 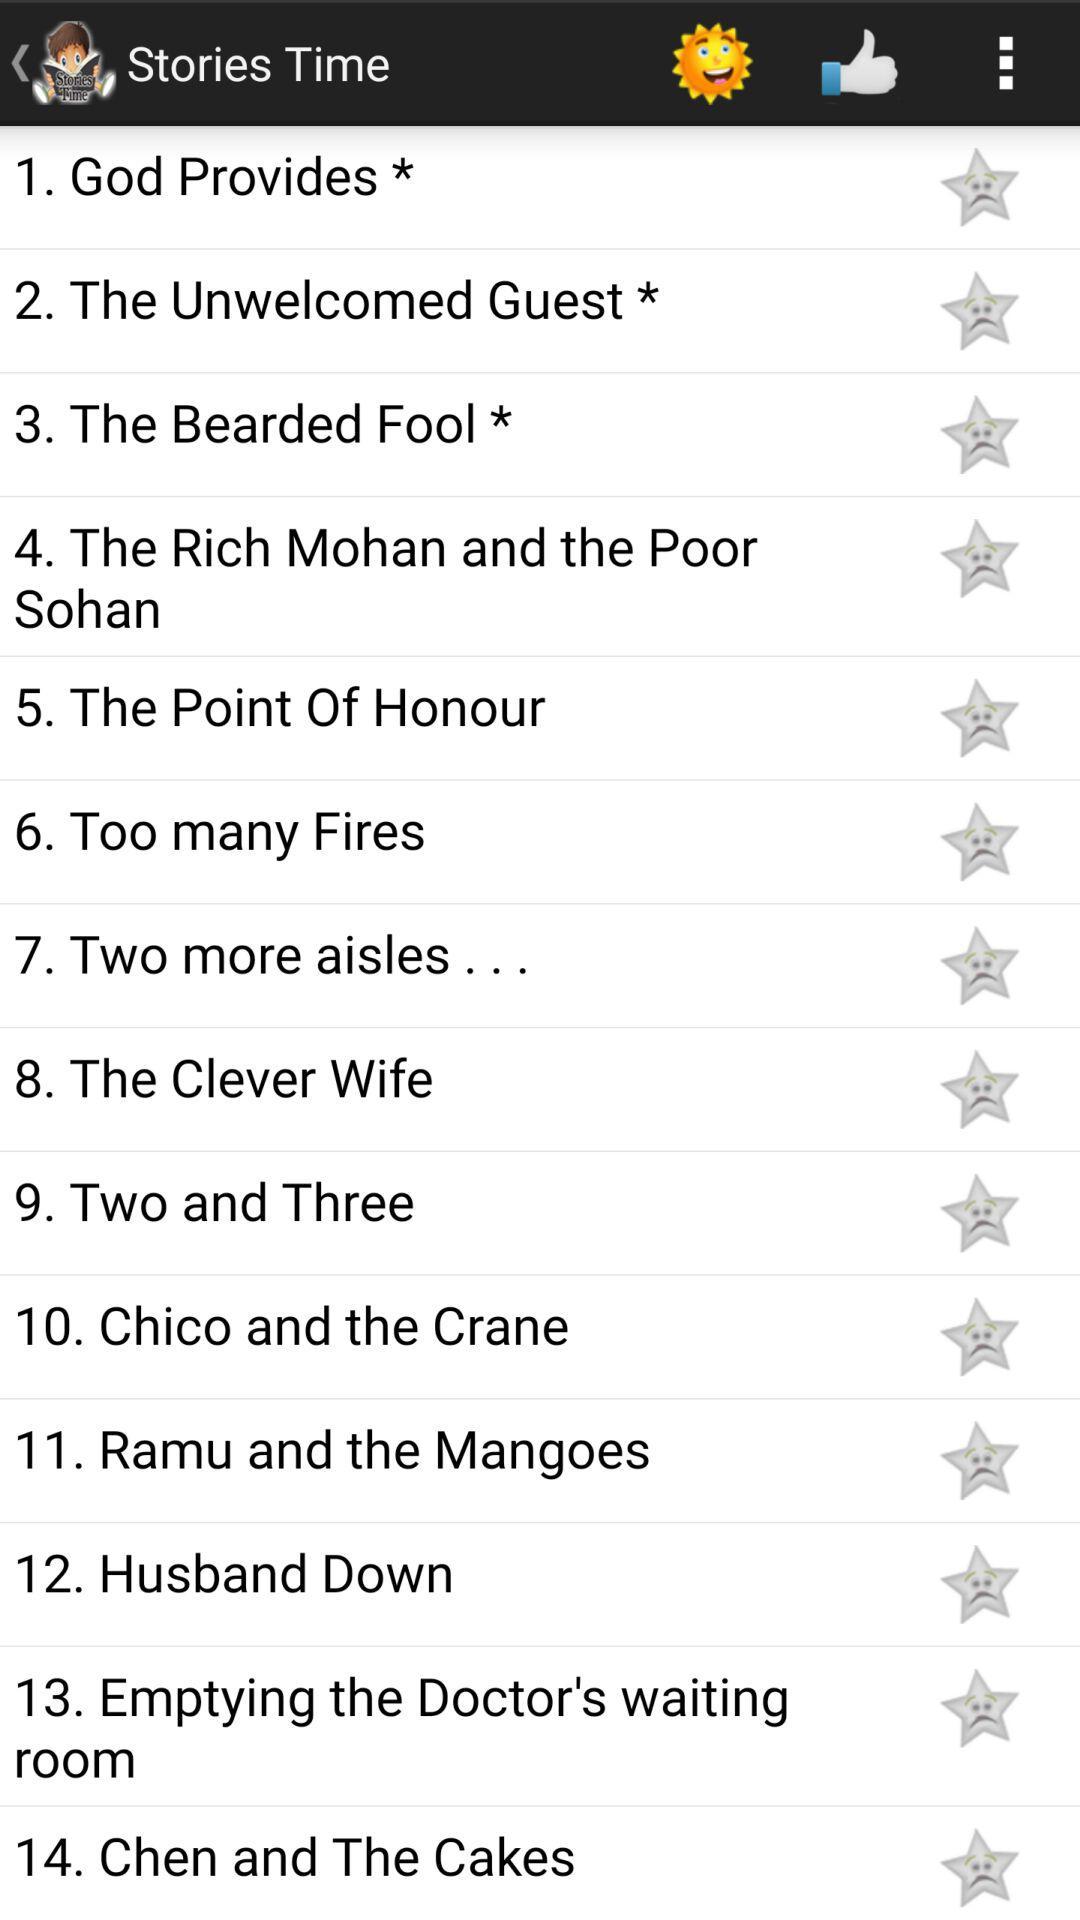 I want to click on book mark, so click(x=978, y=433).